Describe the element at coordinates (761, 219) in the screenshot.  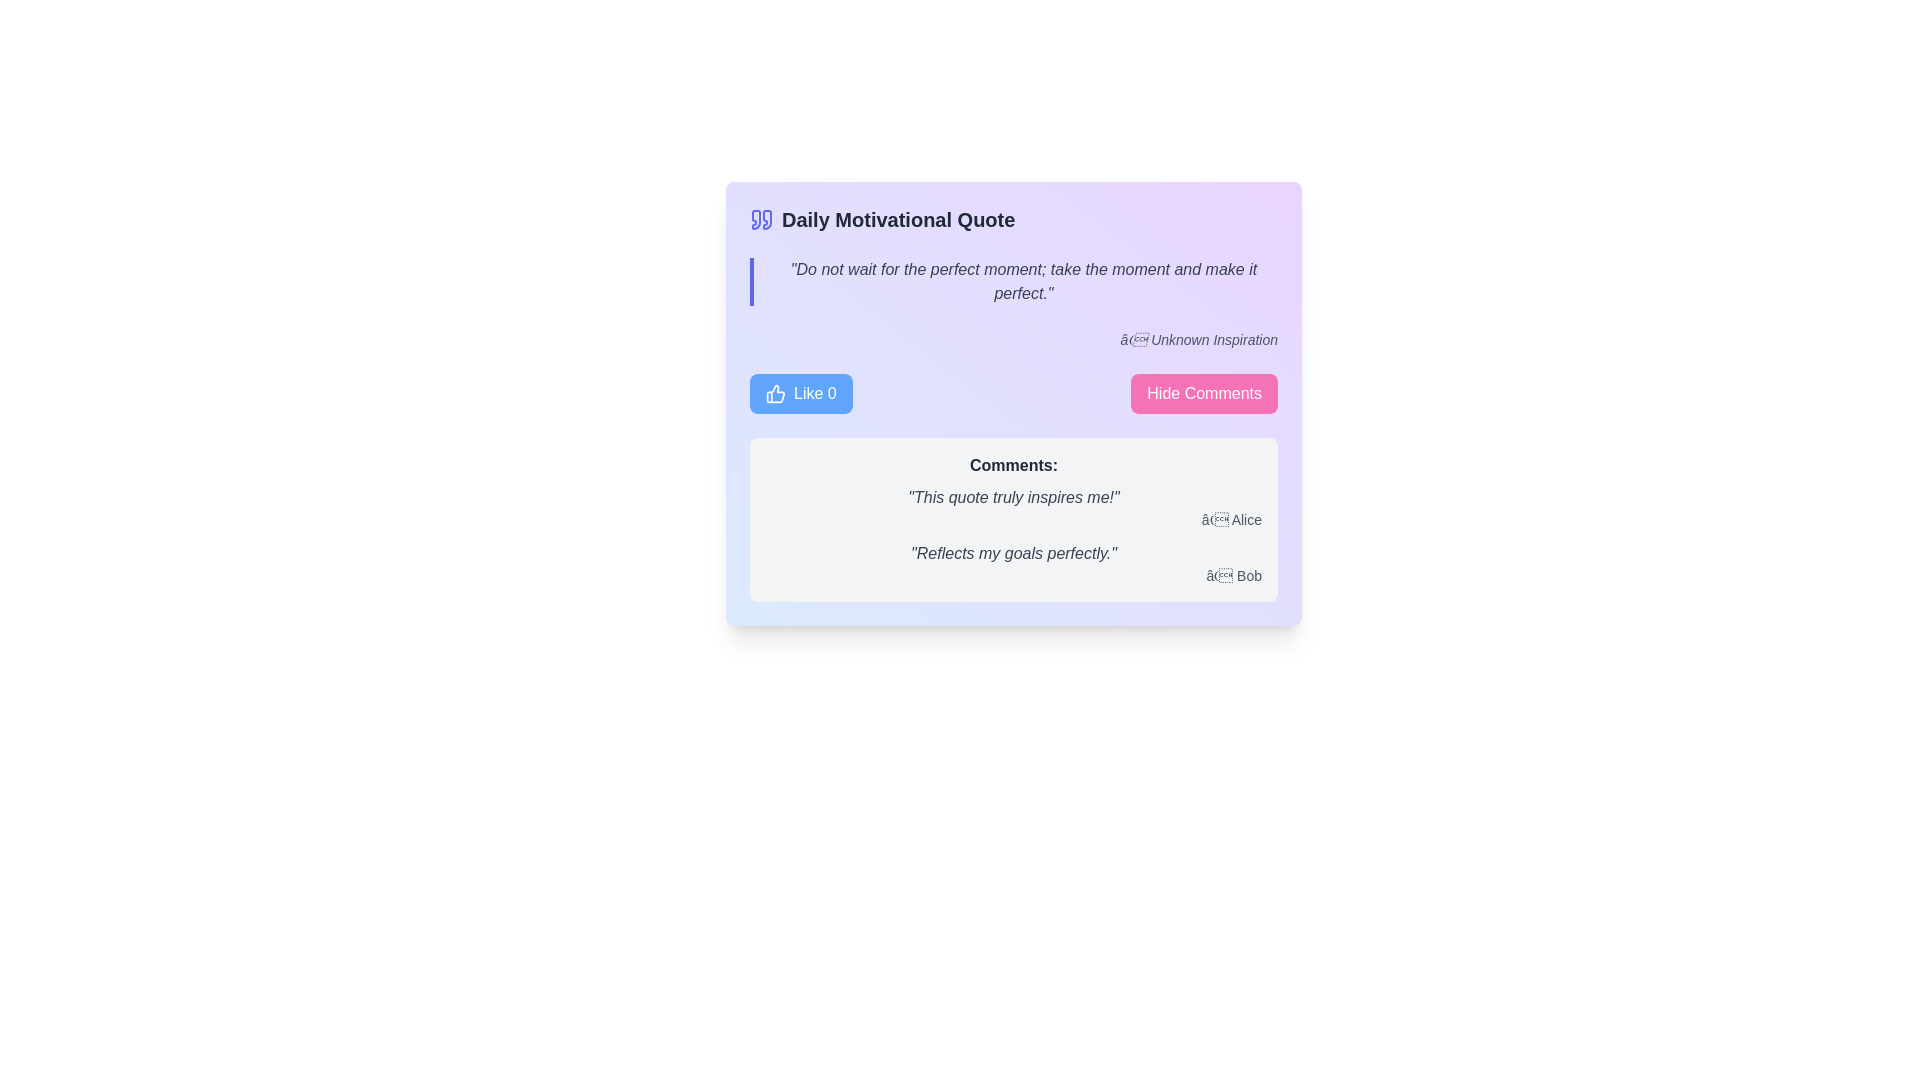
I see `the decorative icon representing the 'Daily Motivational Quote' in the header section, which is positioned to the left of the quote text` at that location.